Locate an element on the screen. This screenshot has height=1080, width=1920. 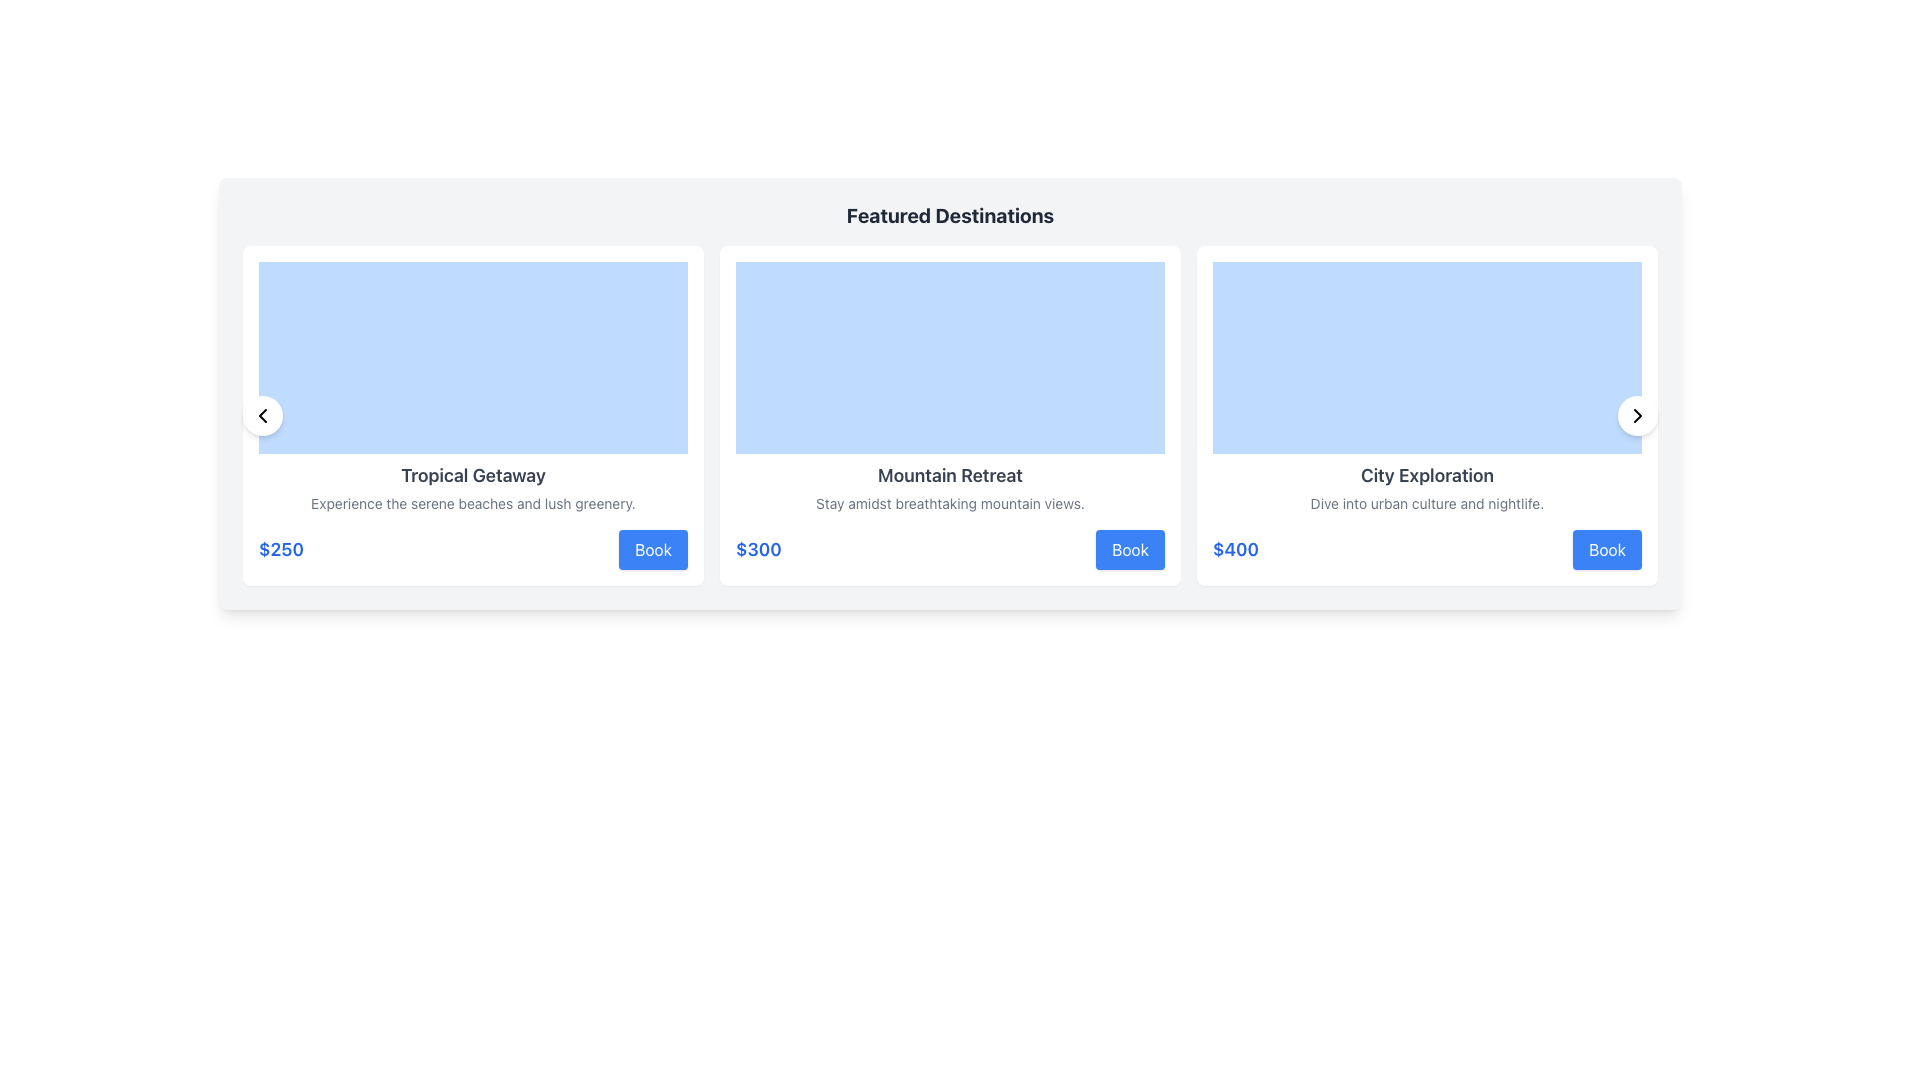
the right-chevron icon with a thin, circular border located at the lower right of the third card titled 'City Exploration.' is located at coordinates (1637, 415).